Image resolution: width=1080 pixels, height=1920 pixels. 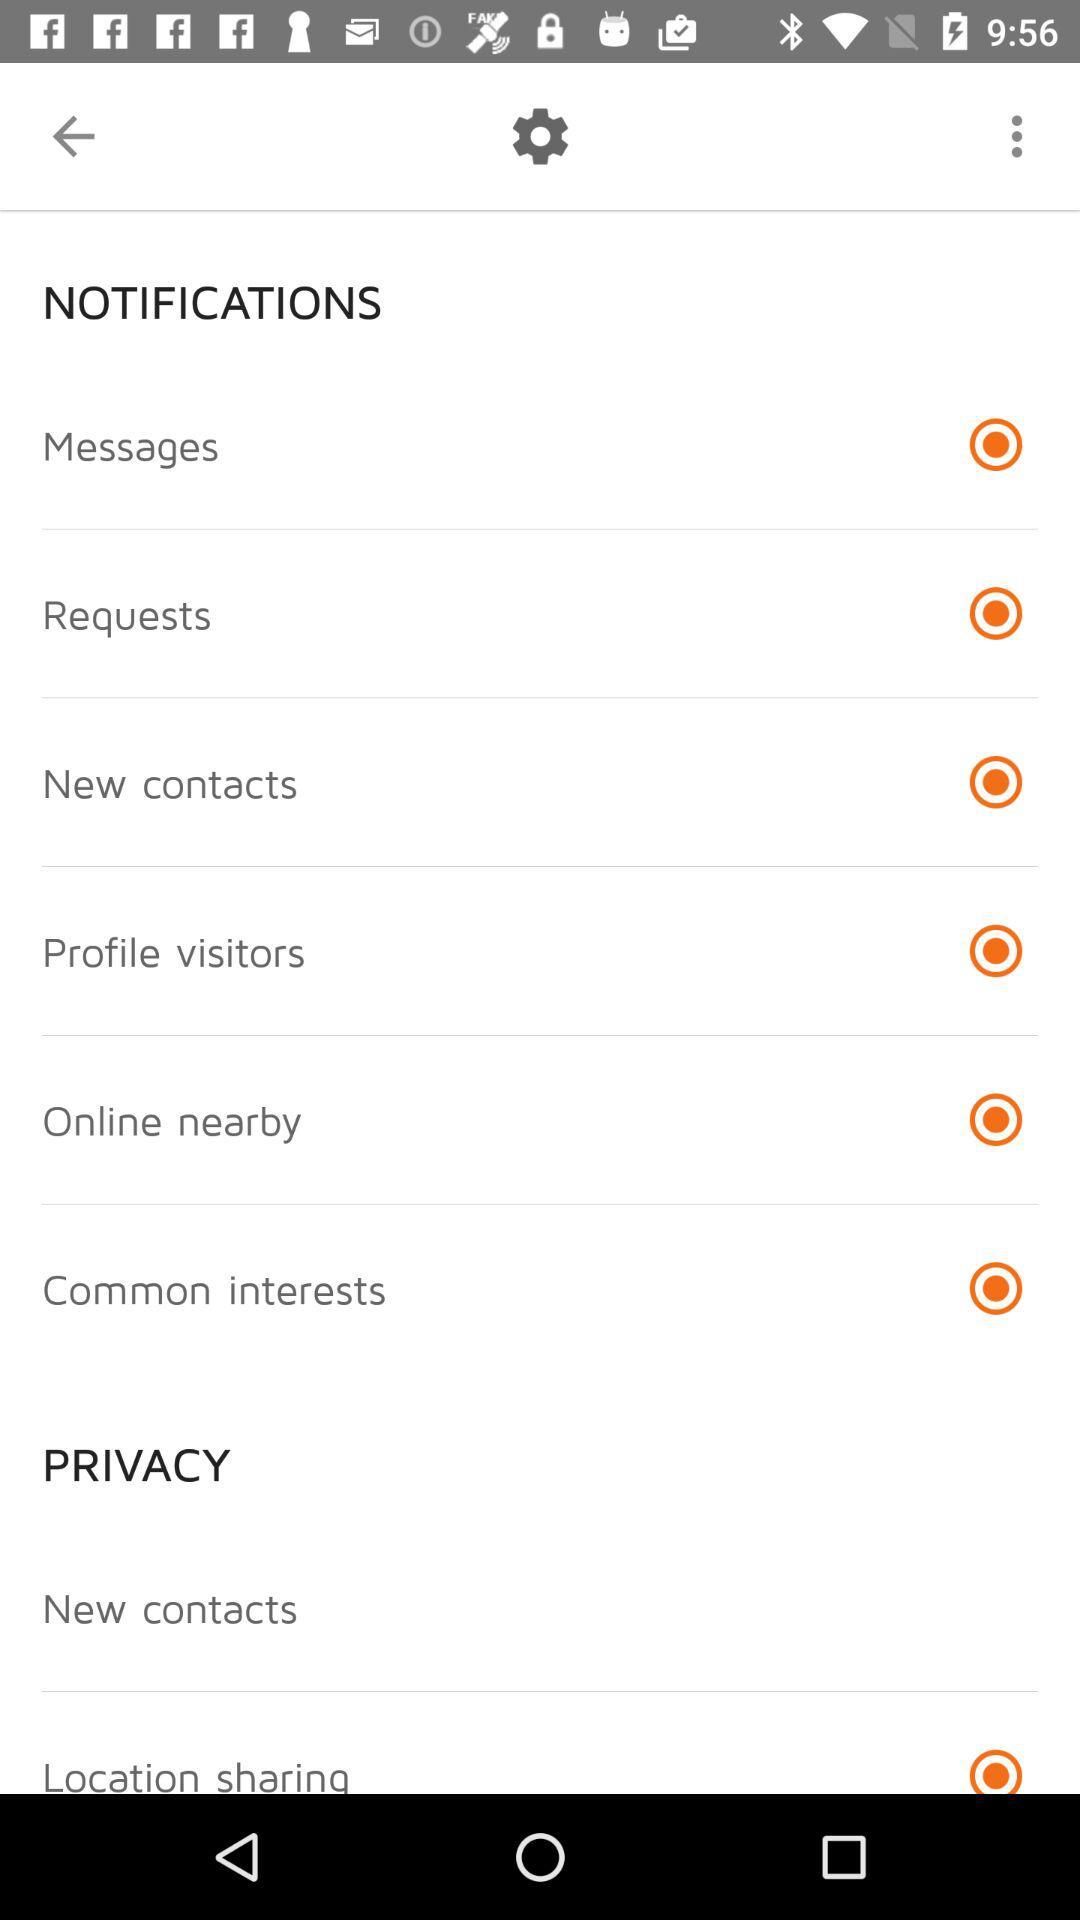 What do you see at coordinates (540, 284) in the screenshot?
I see `the notifications item` at bounding box center [540, 284].